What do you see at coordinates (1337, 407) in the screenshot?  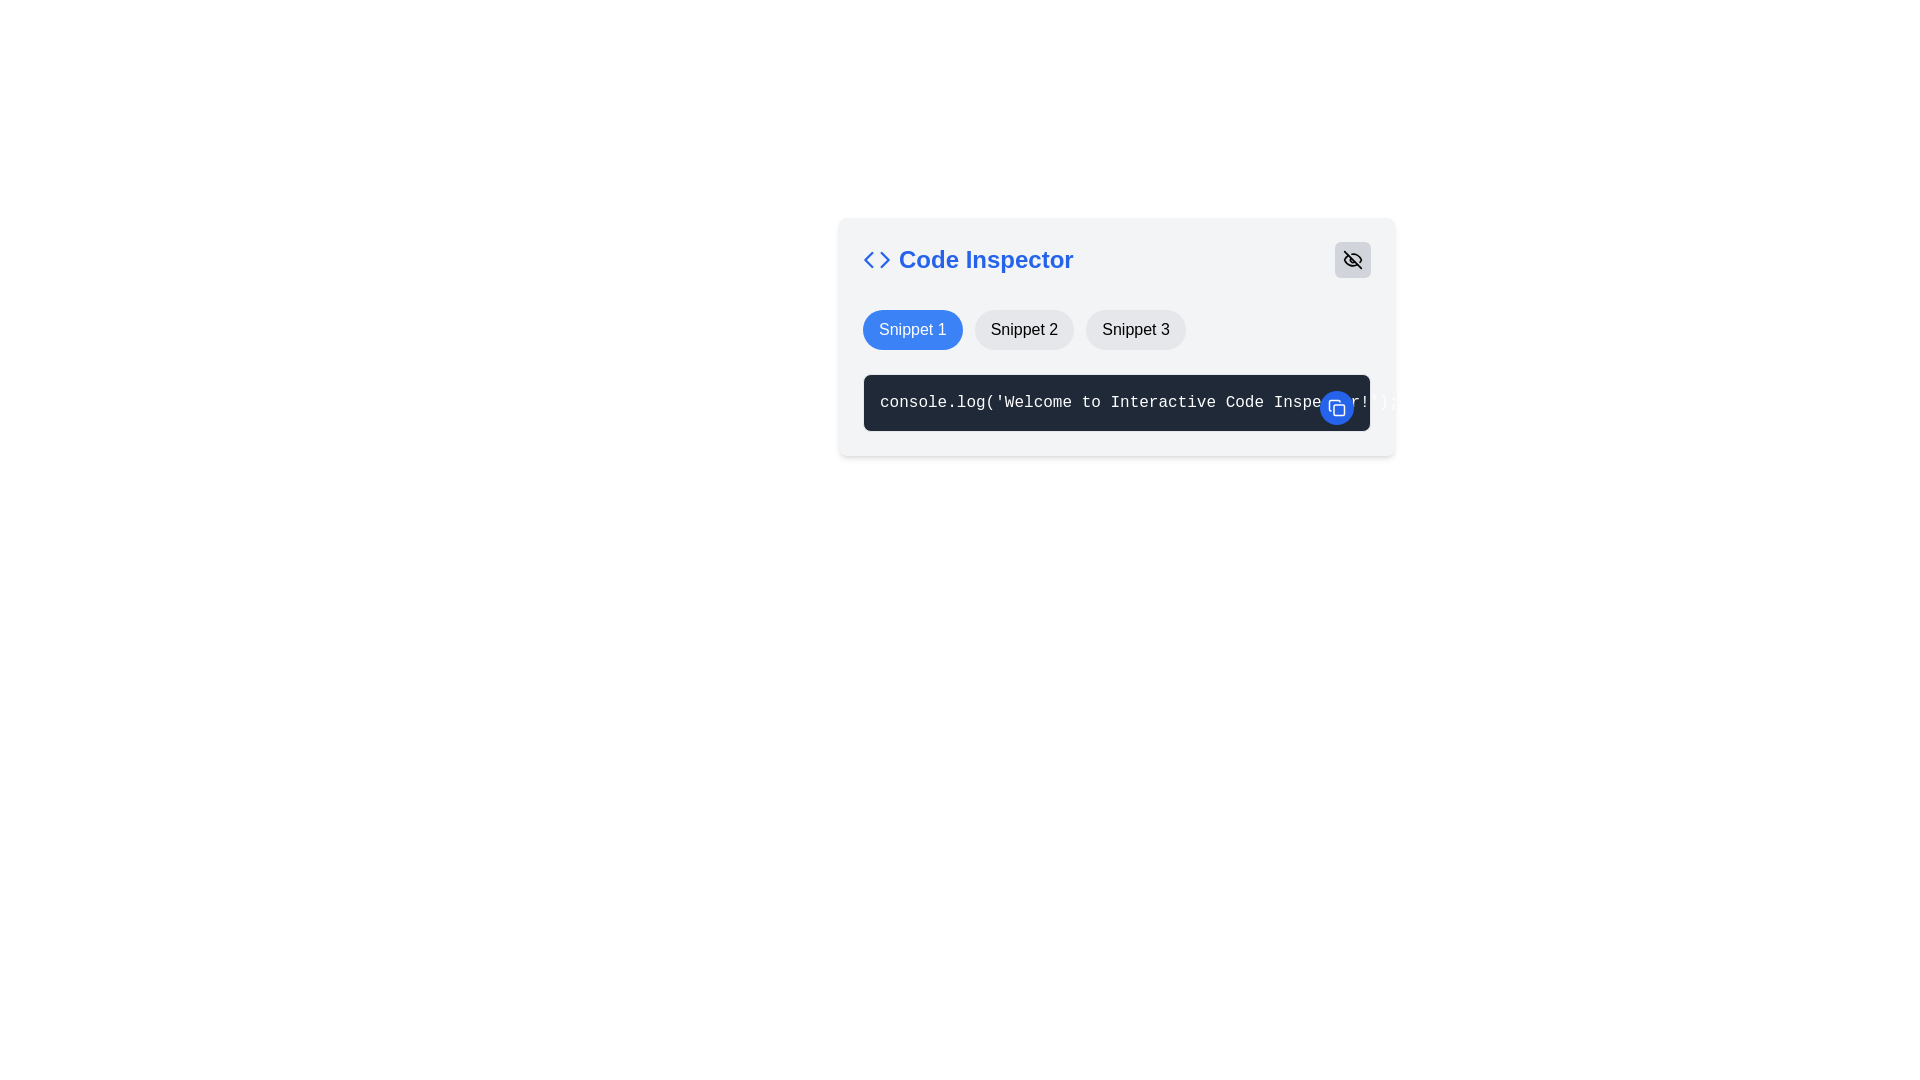 I see `the rounded blue button with a white overlapping squares icon in the top-right corner of the dark gray background to change its color` at bounding box center [1337, 407].